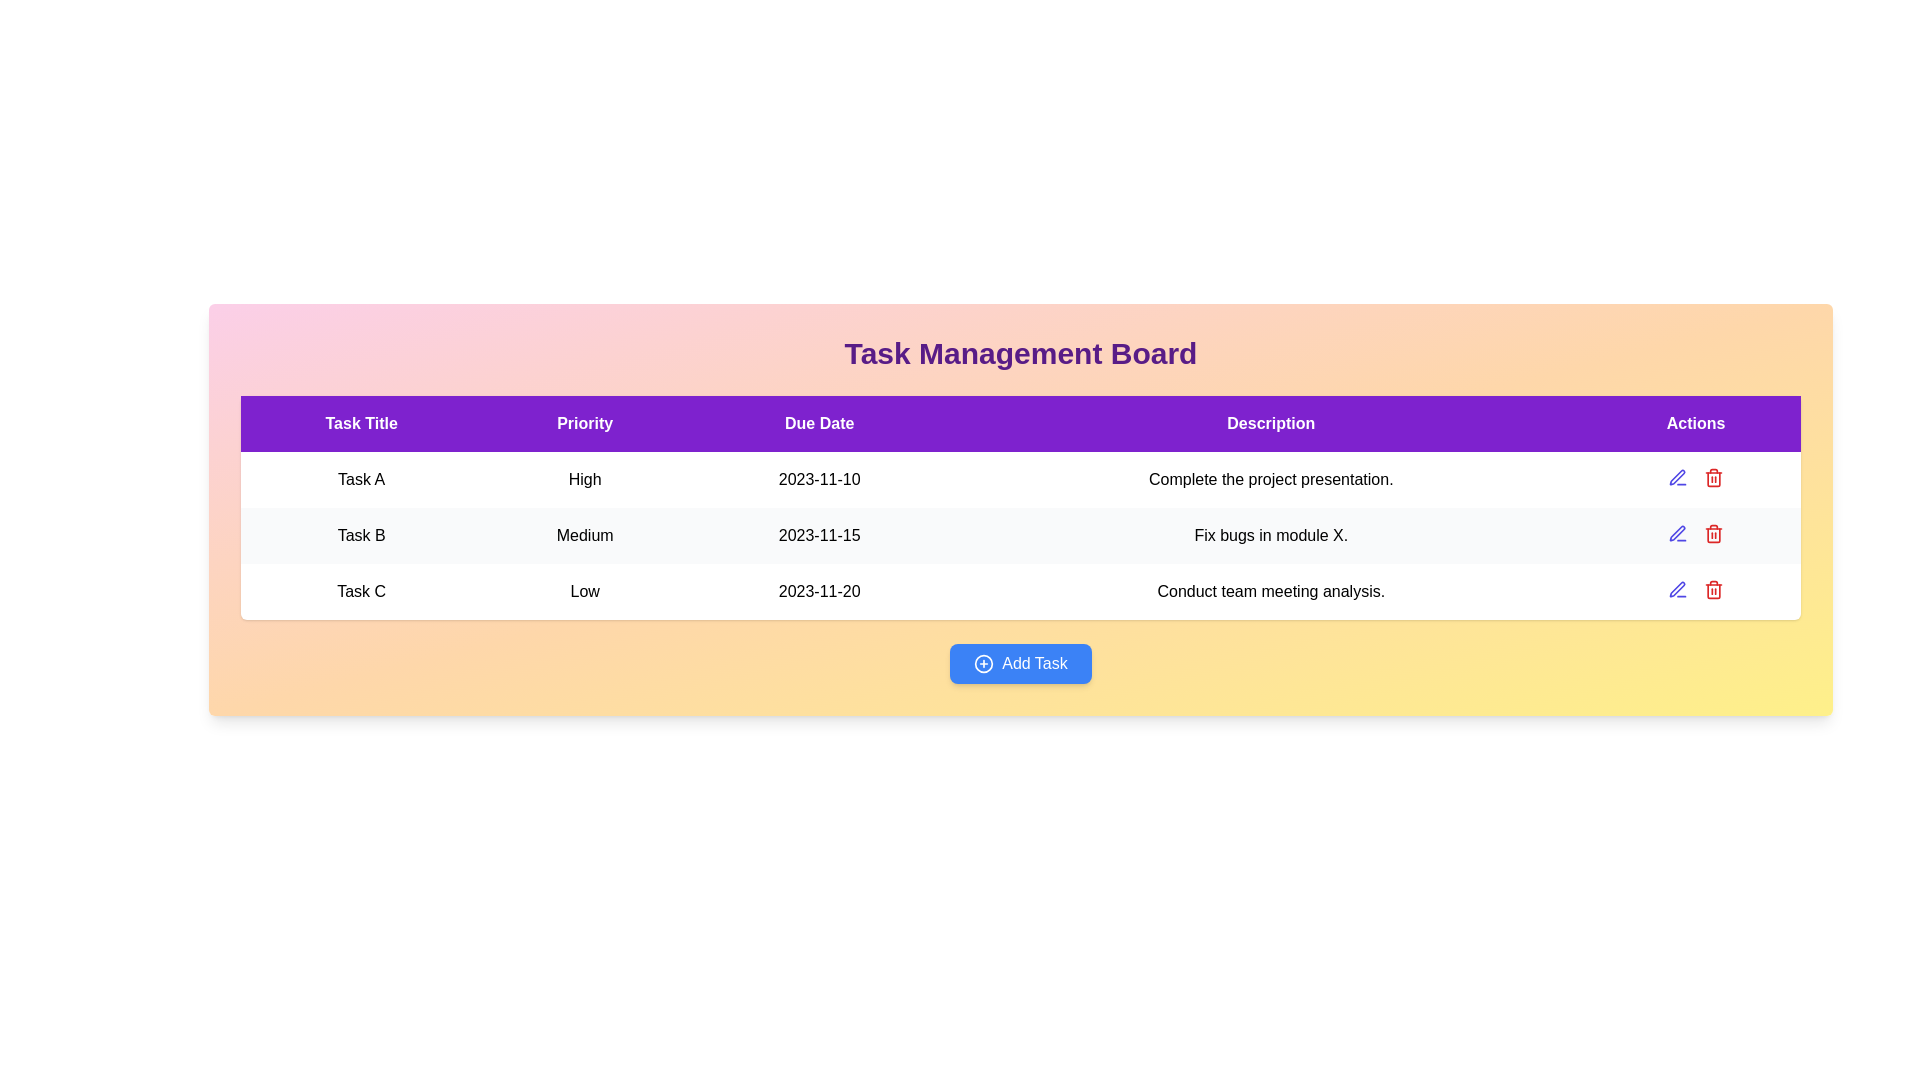  What do you see at coordinates (361, 423) in the screenshot?
I see `the static text header that indicates the column for task names, located at the top-left section of the table header` at bounding box center [361, 423].